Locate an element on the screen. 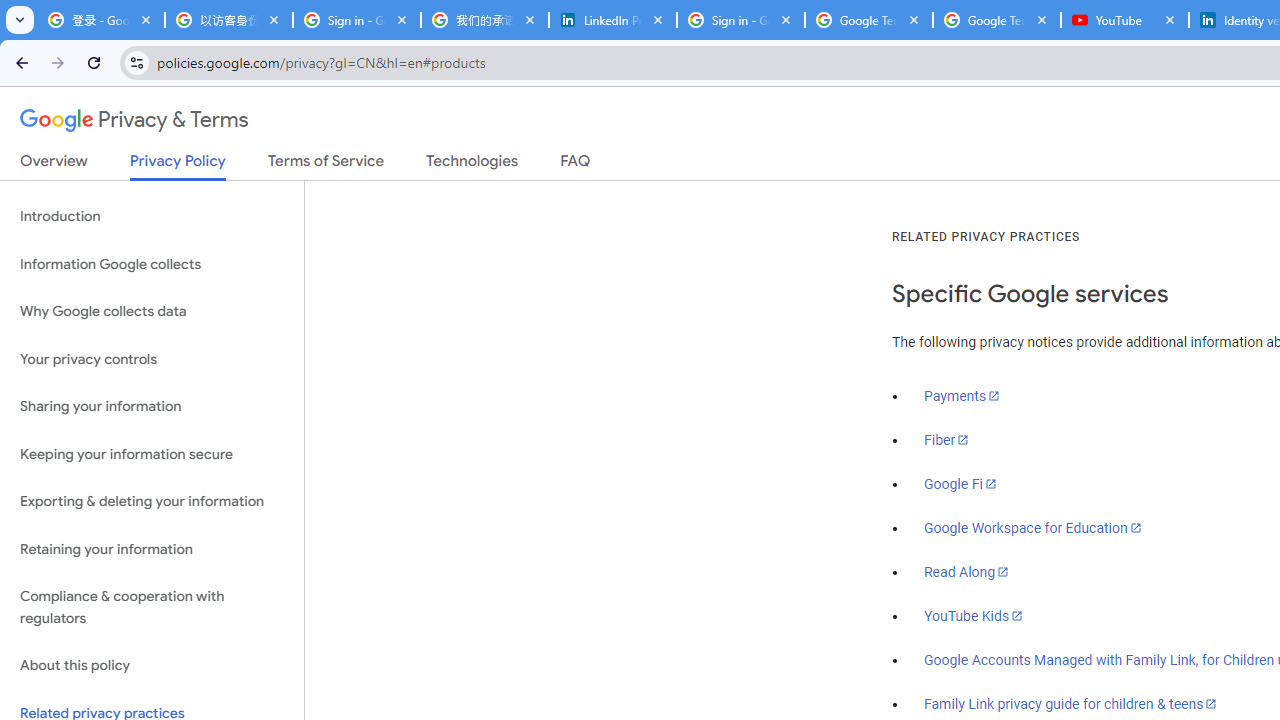 This screenshot has width=1280, height=720. 'Sign in - Google Accounts' is located at coordinates (740, 20).